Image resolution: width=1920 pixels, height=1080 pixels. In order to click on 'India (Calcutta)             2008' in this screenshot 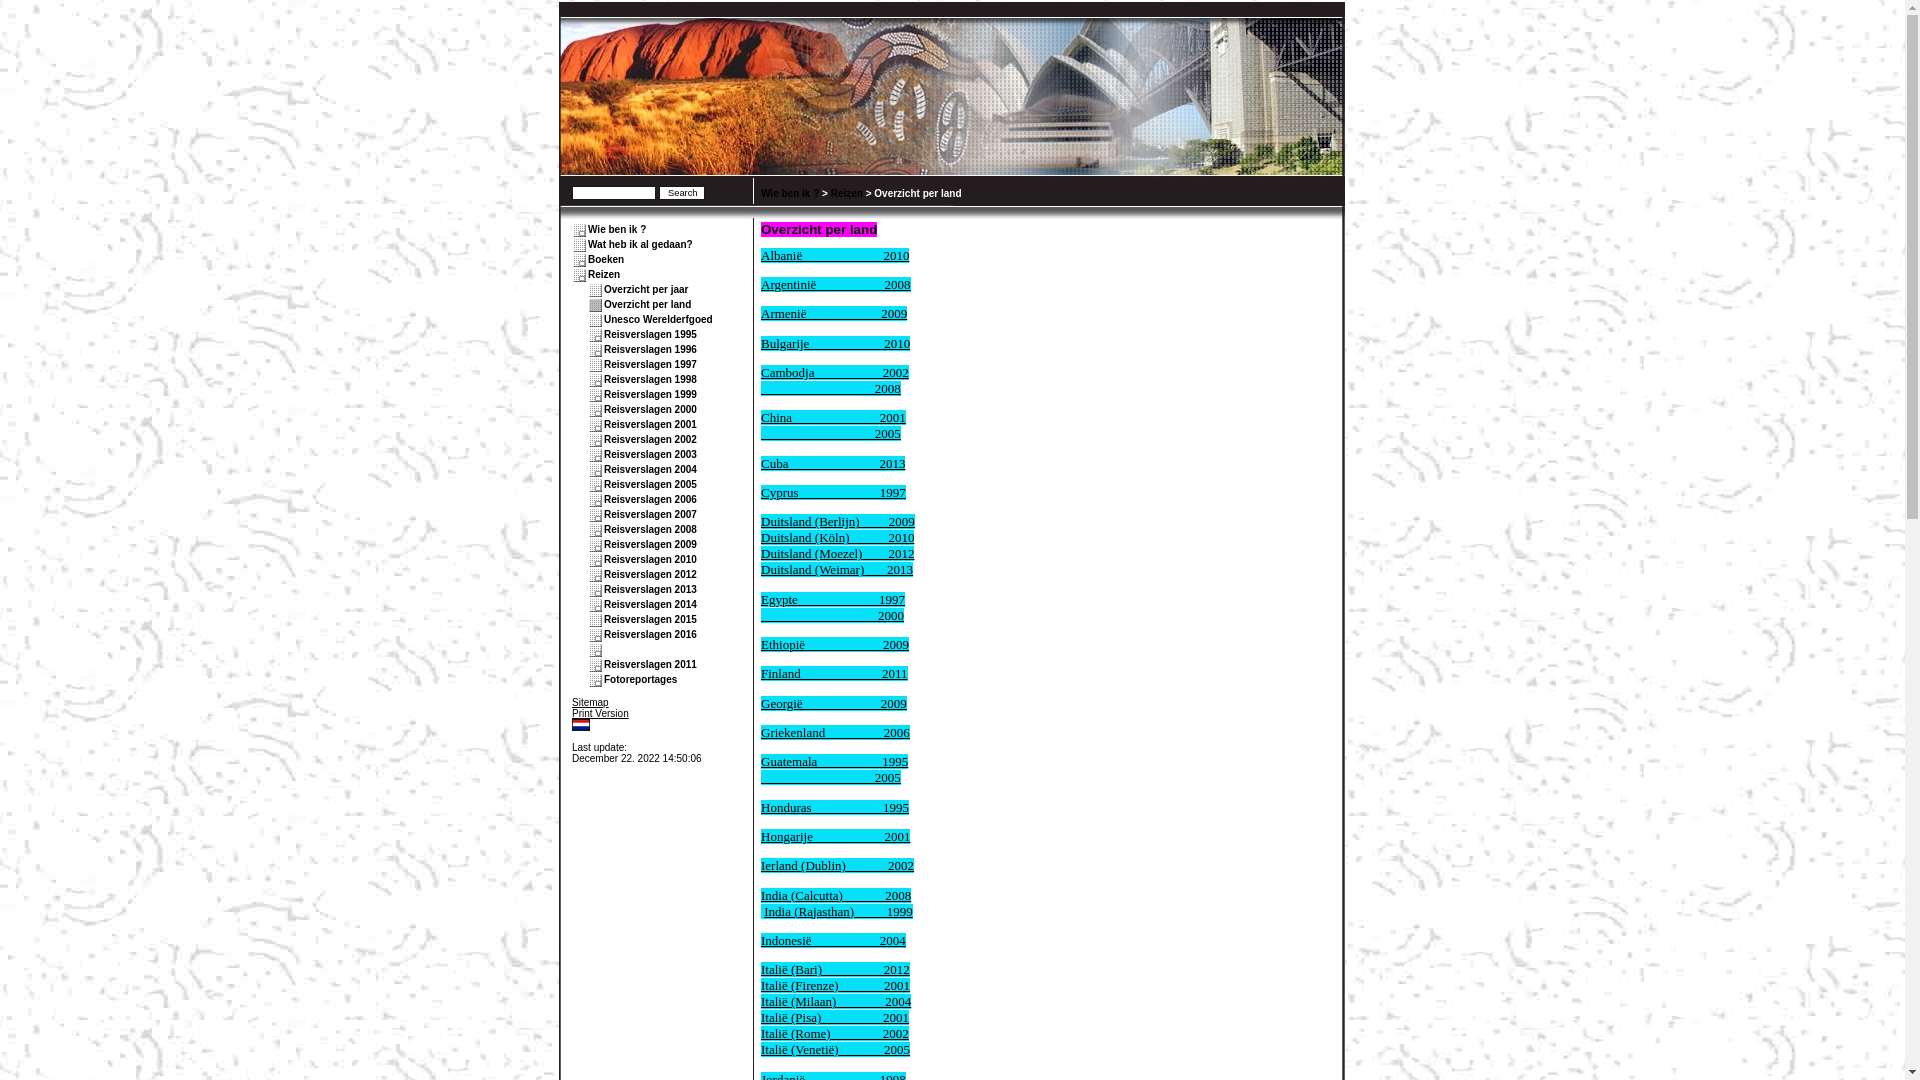, I will do `click(835, 894)`.